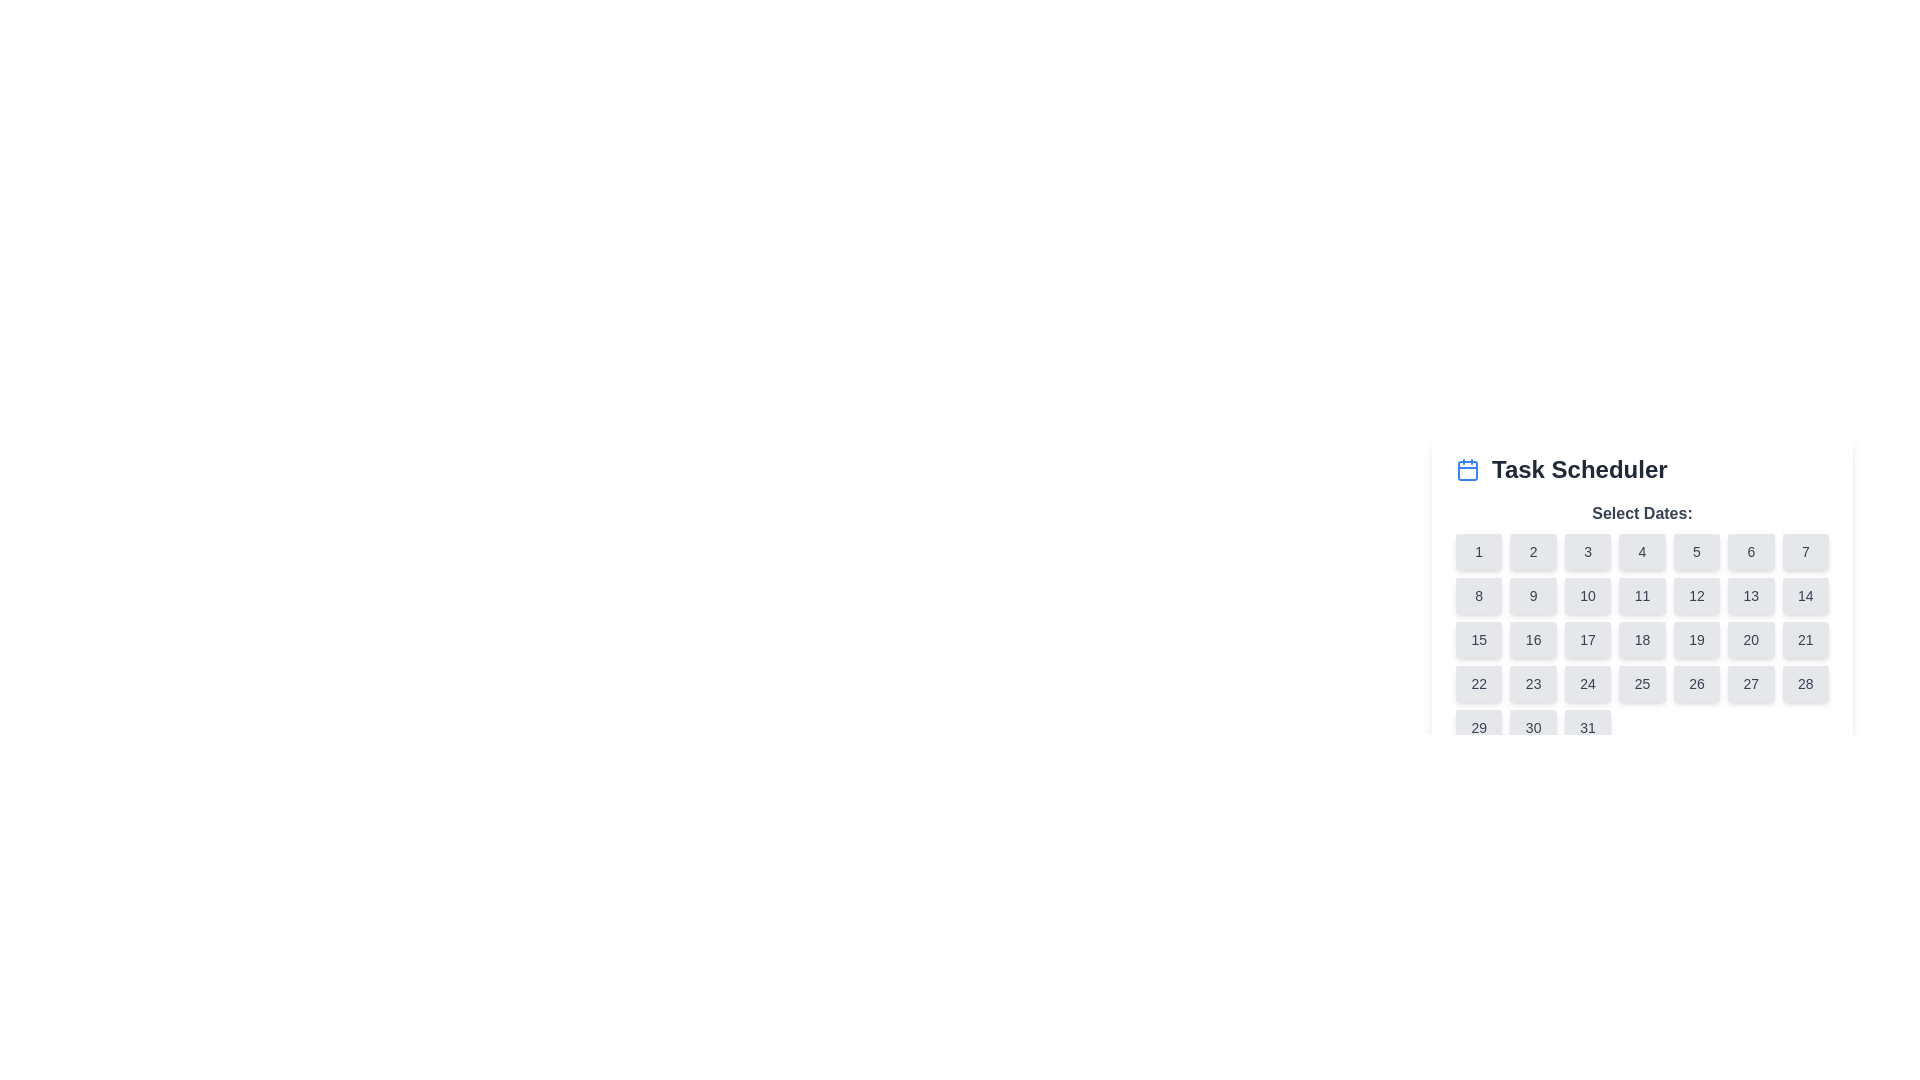 This screenshot has height=1080, width=1920. Describe the element at coordinates (1479, 682) in the screenshot. I see `on the button representing the date '22' within the calendar interface` at that location.